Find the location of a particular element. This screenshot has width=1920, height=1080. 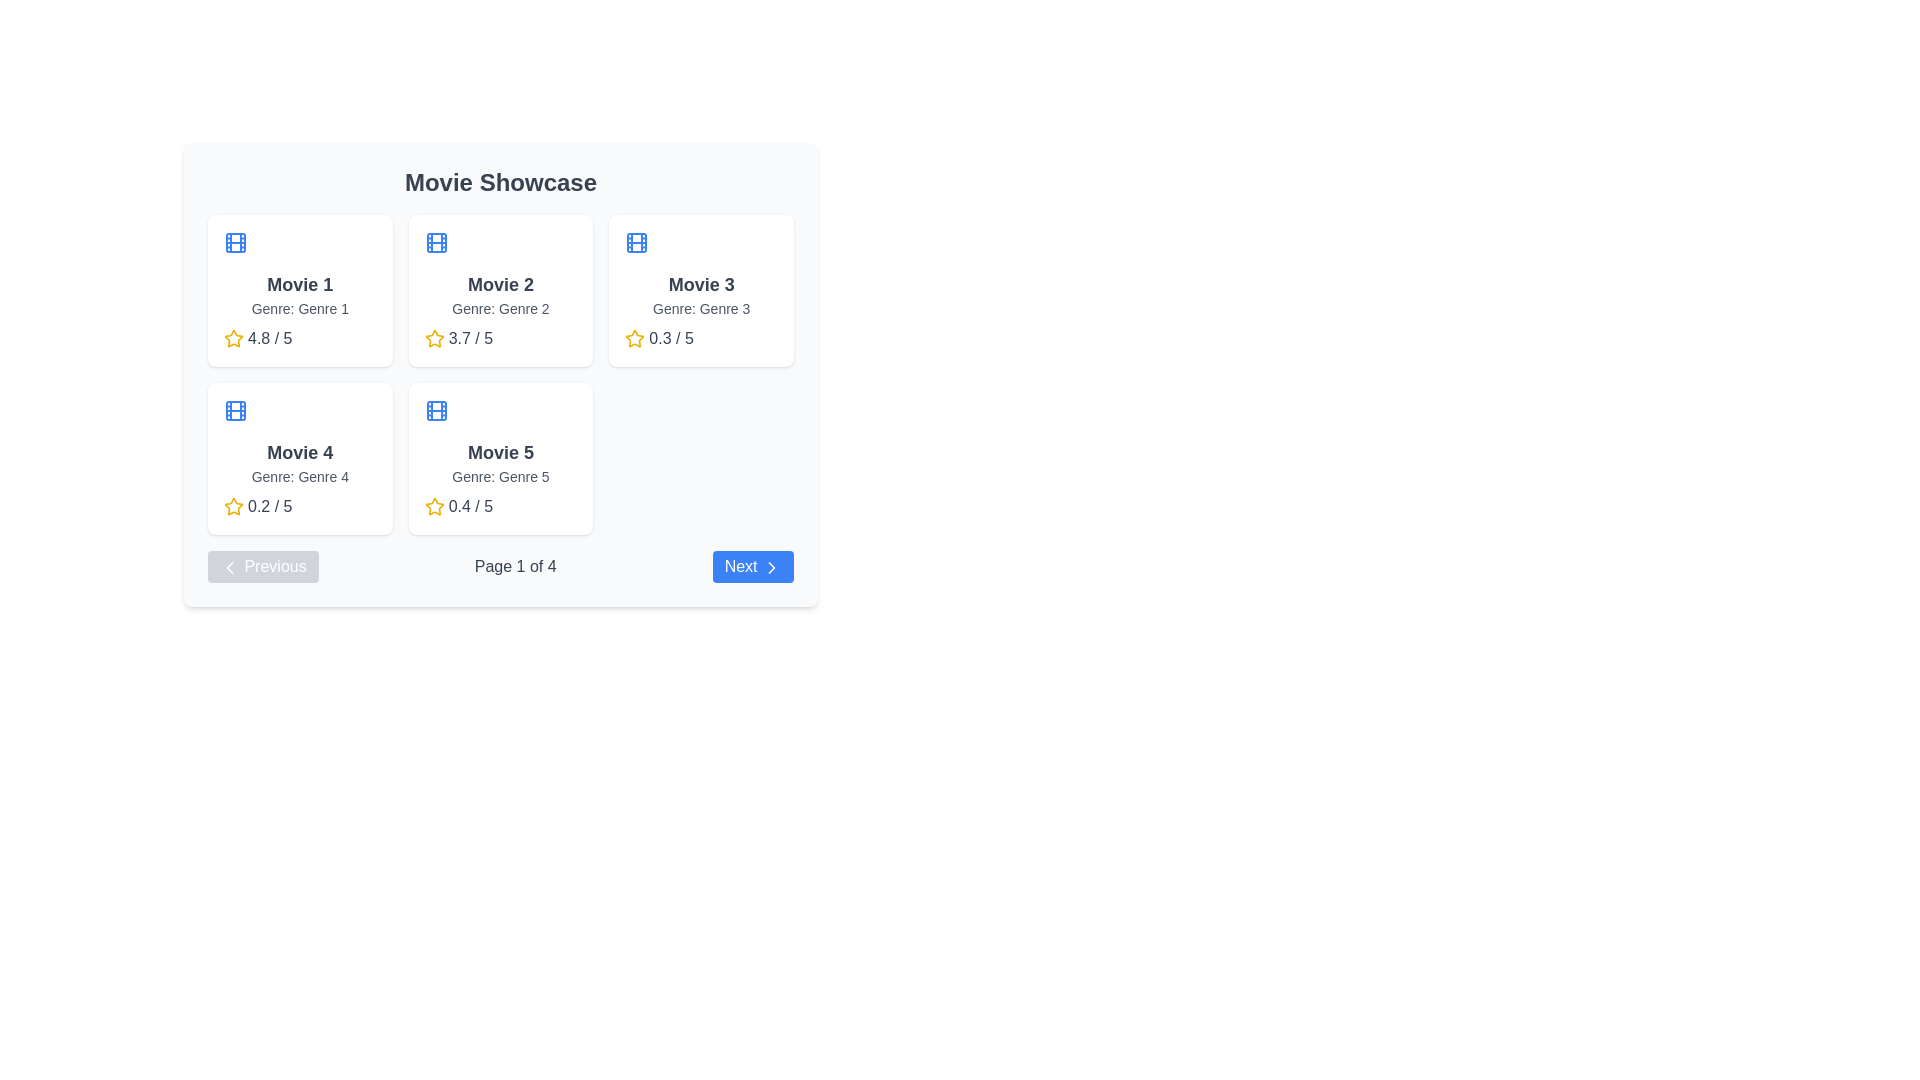

the movie icon that identifies the 'Movie 5' card, located near the top-left corner of the card in the bottom-right position of the movie card grid is located at coordinates (435, 410).